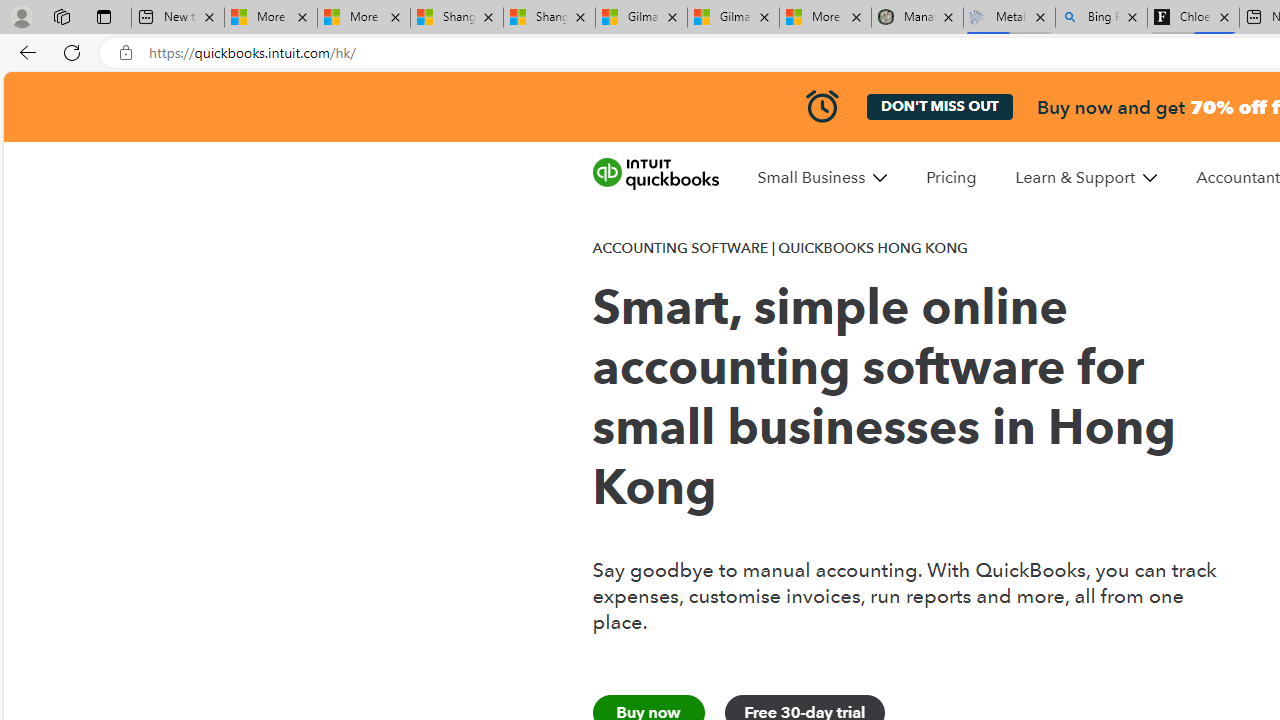 This screenshot has height=720, width=1280. Describe the element at coordinates (732, 17) in the screenshot. I see `'Gilma and Hector both pose tropical trouble for Hawaii'` at that location.